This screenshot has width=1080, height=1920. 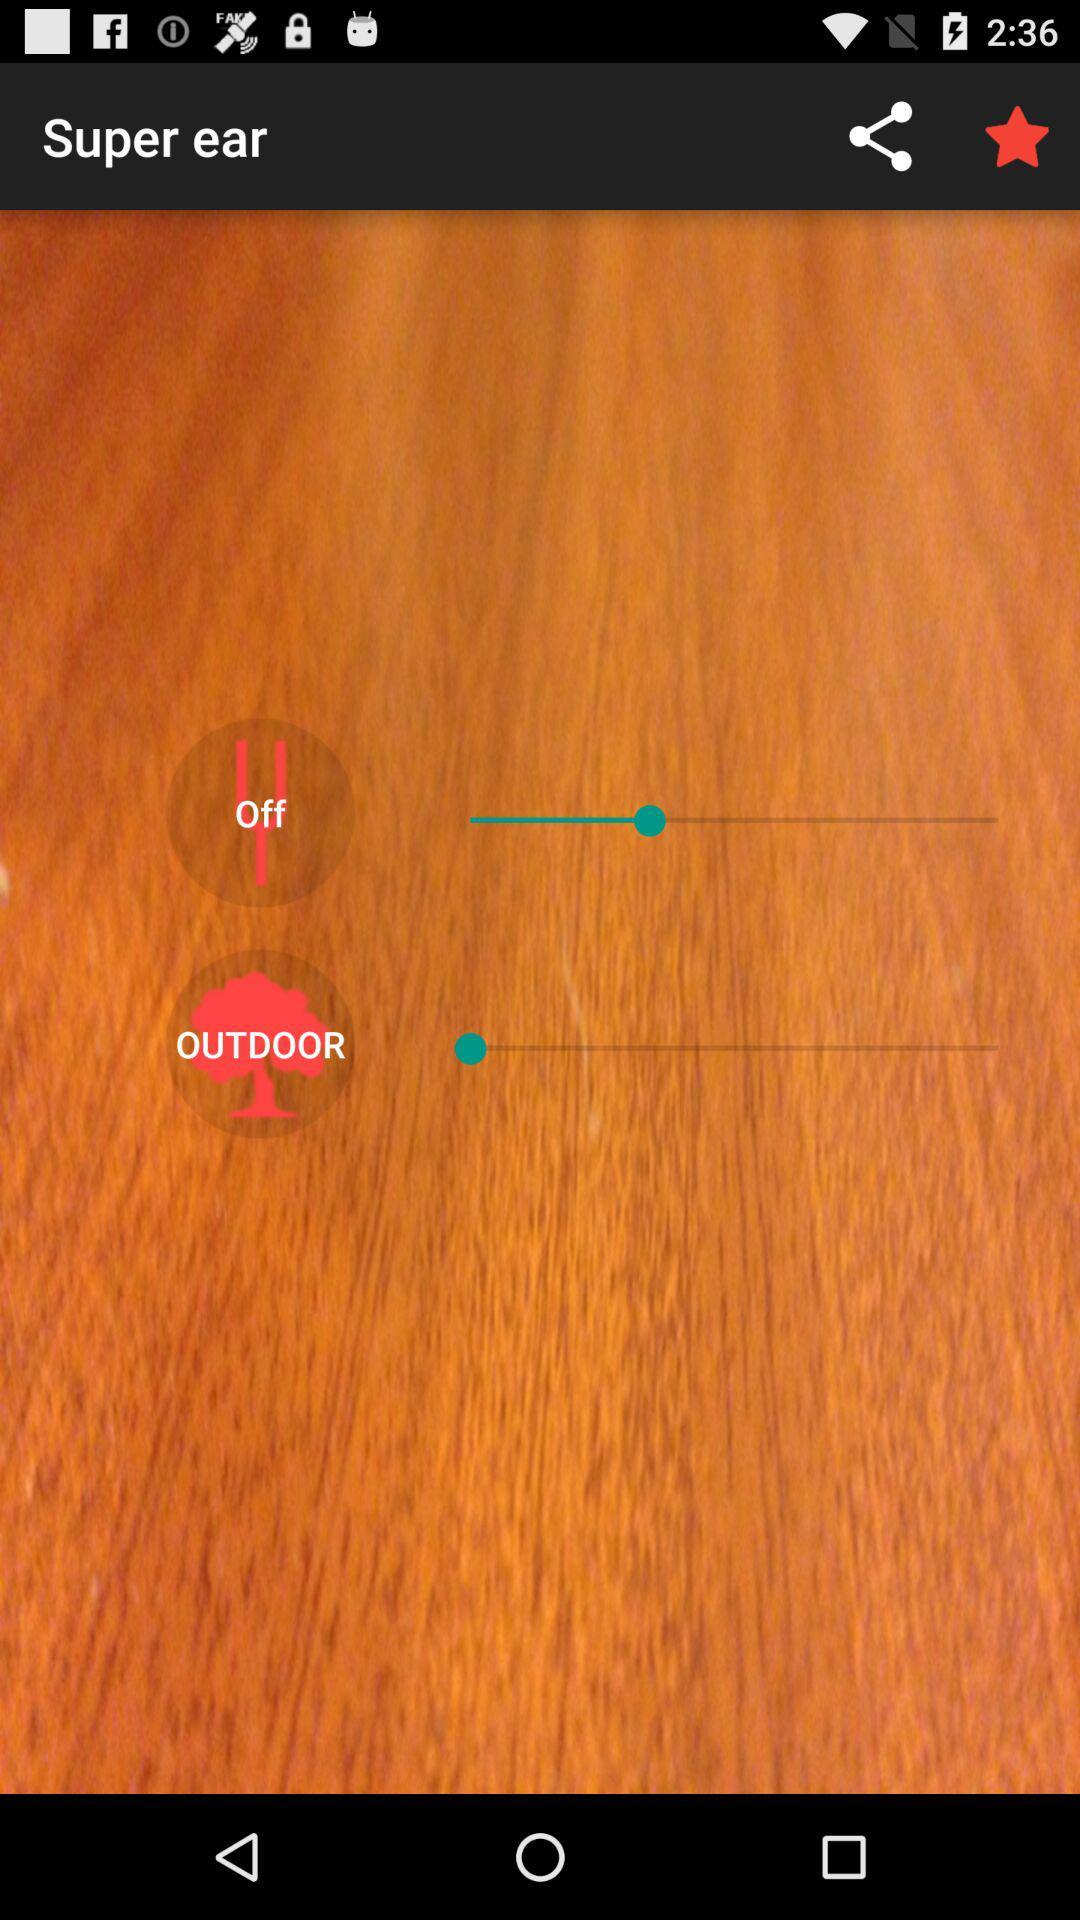 I want to click on outdoor icon, so click(x=259, y=1043).